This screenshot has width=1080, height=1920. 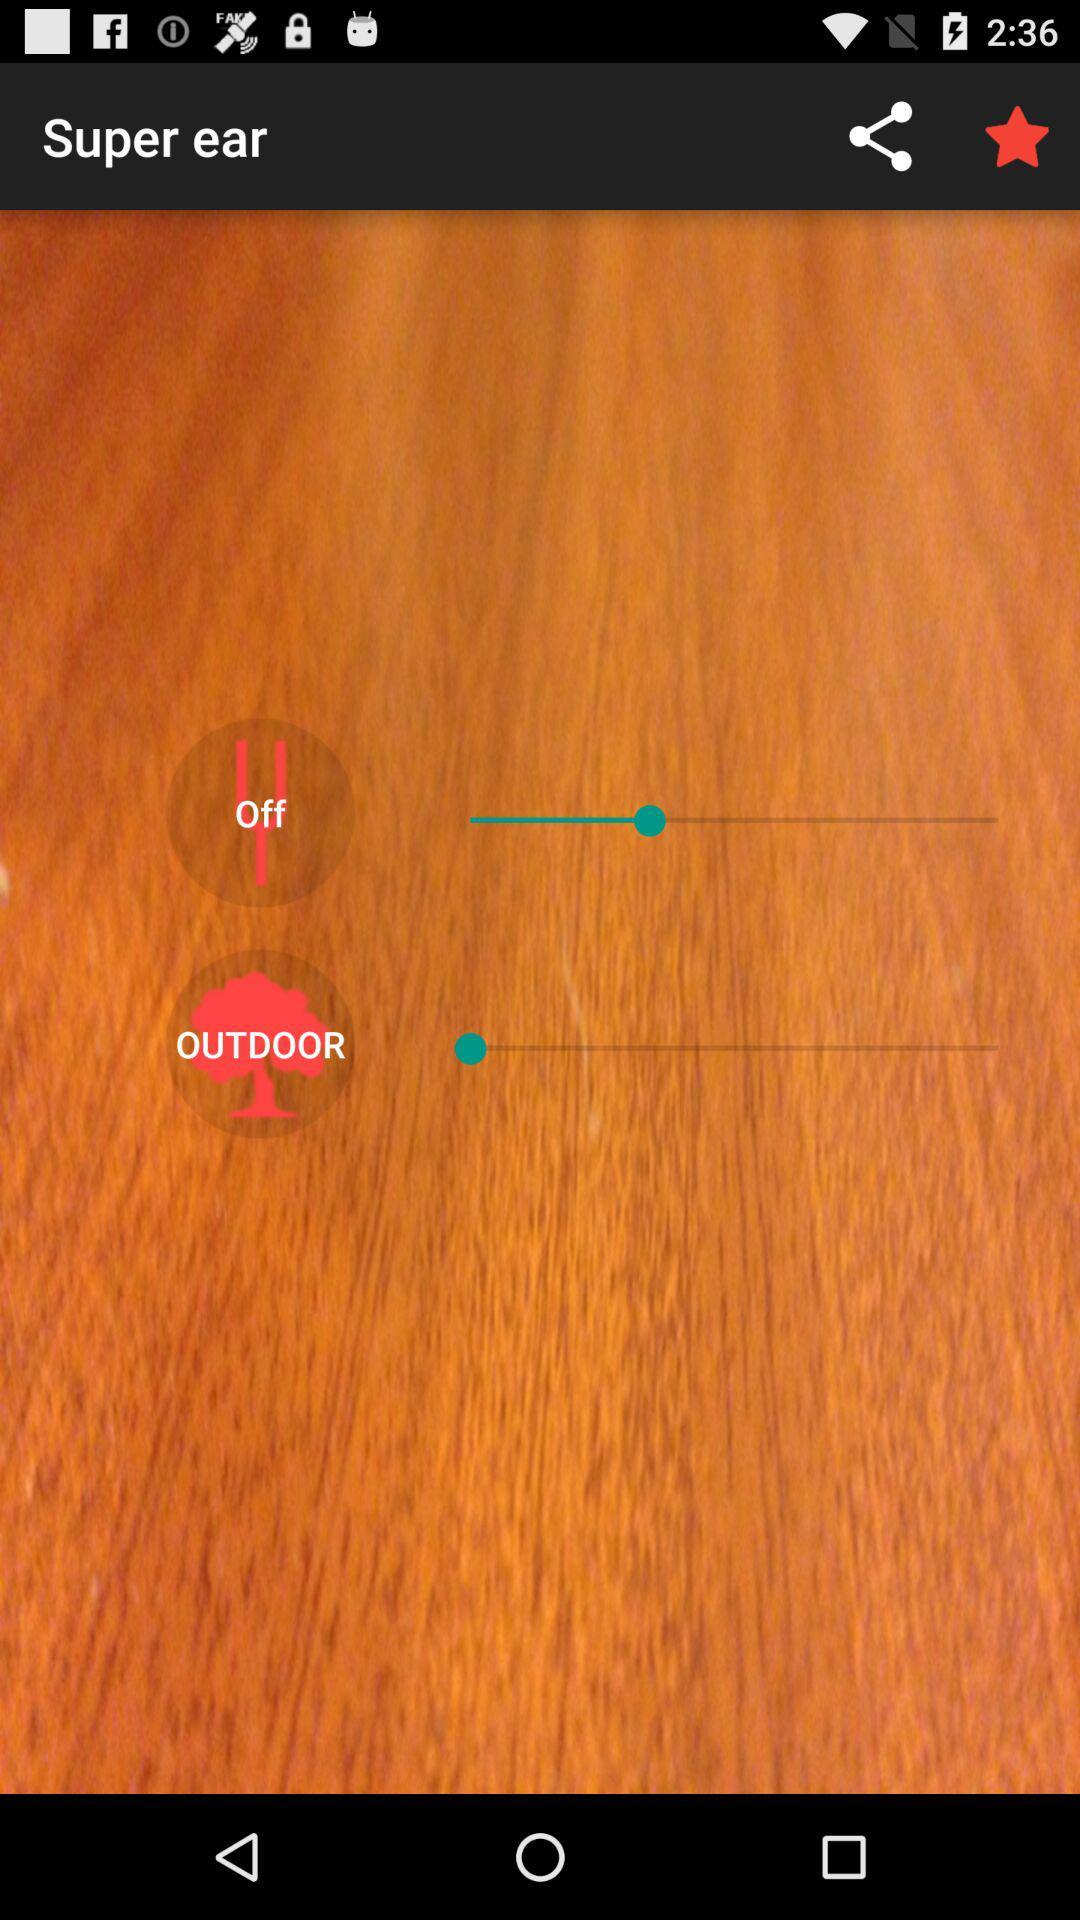 I want to click on outdoor icon, so click(x=259, y=1043).